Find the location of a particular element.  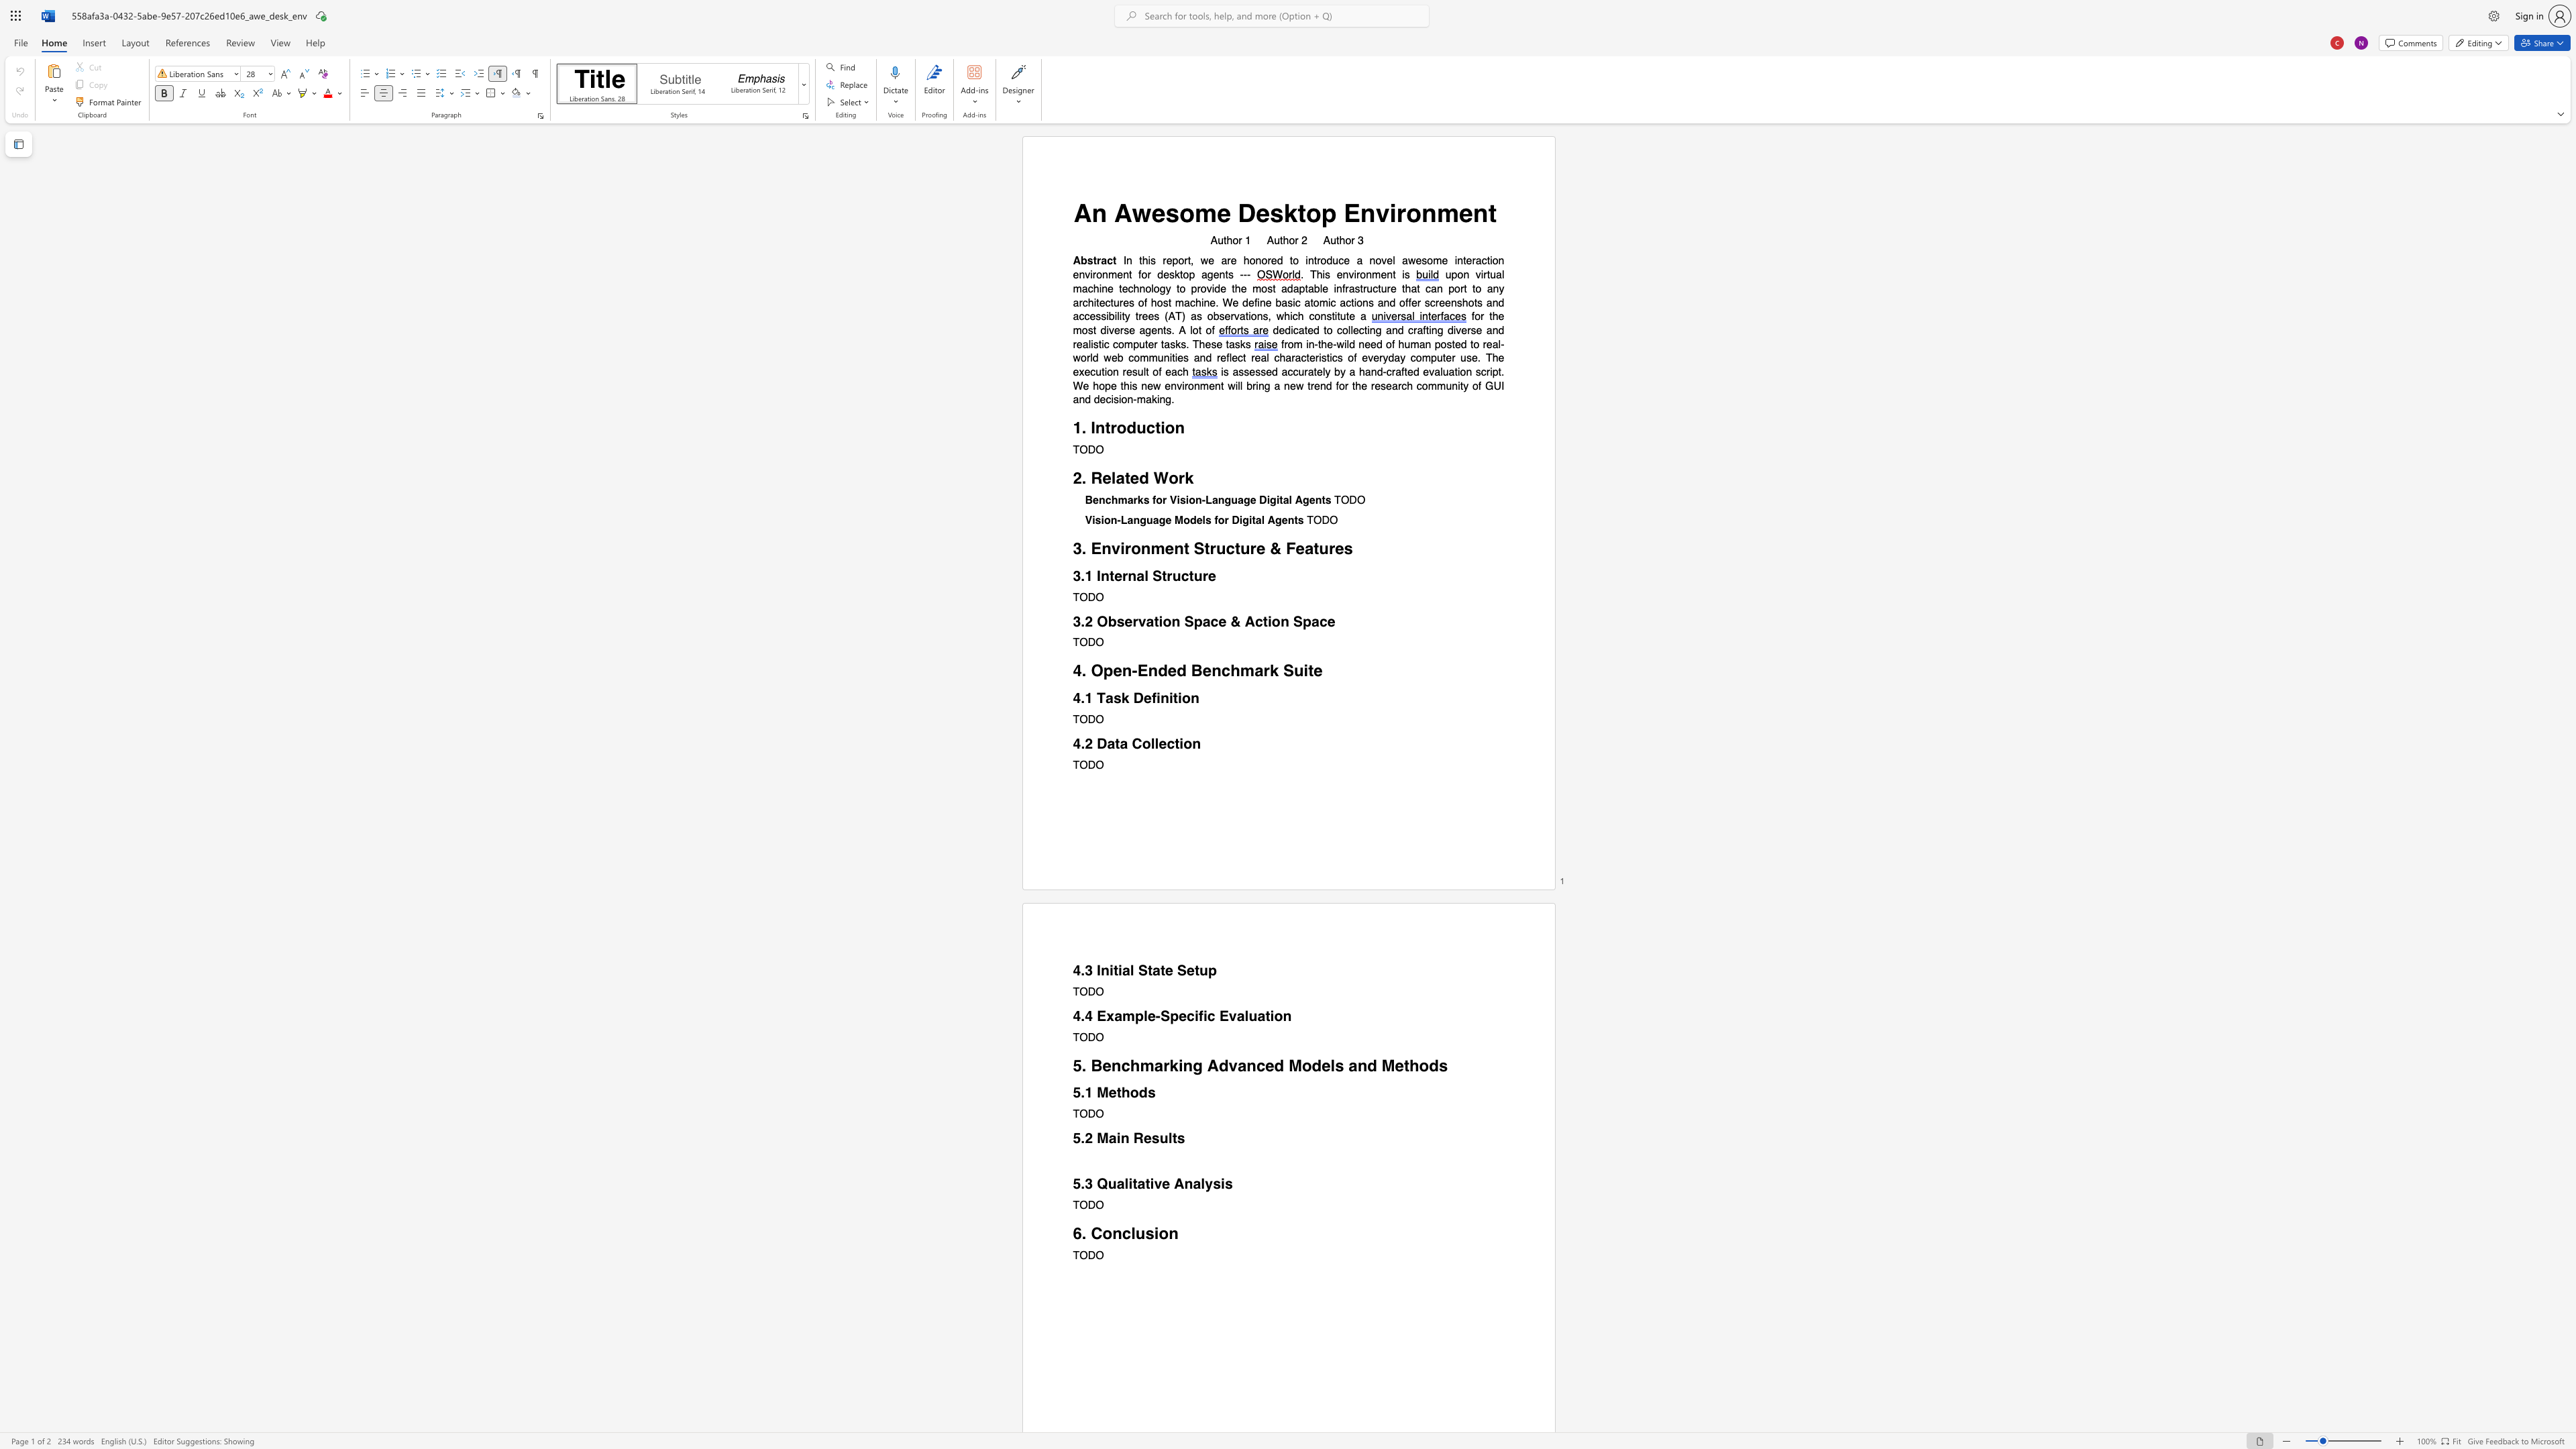

the subset text "le-Specif" within the text "4.4 Example-Specific Evaluation" is located at coordinates (1142, 1016).